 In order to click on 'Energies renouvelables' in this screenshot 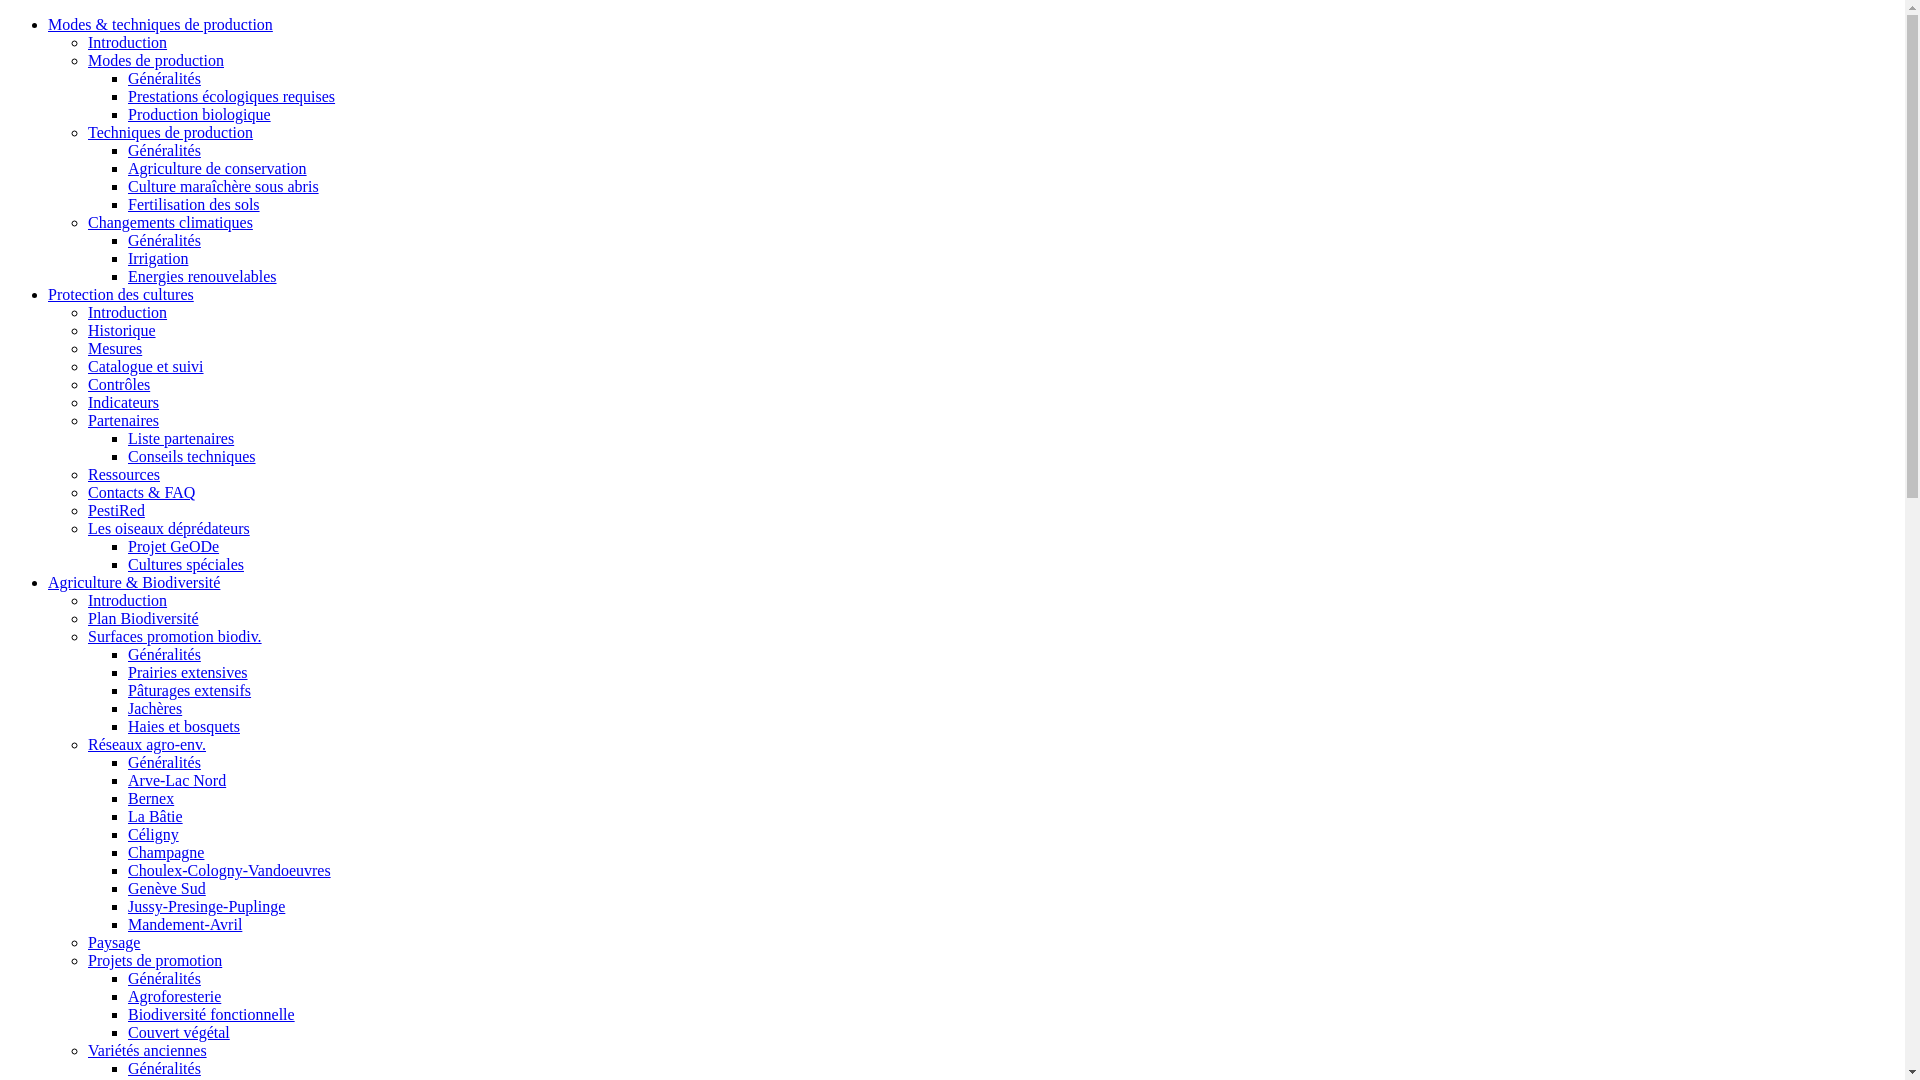, I will do `click(202, 276)`.